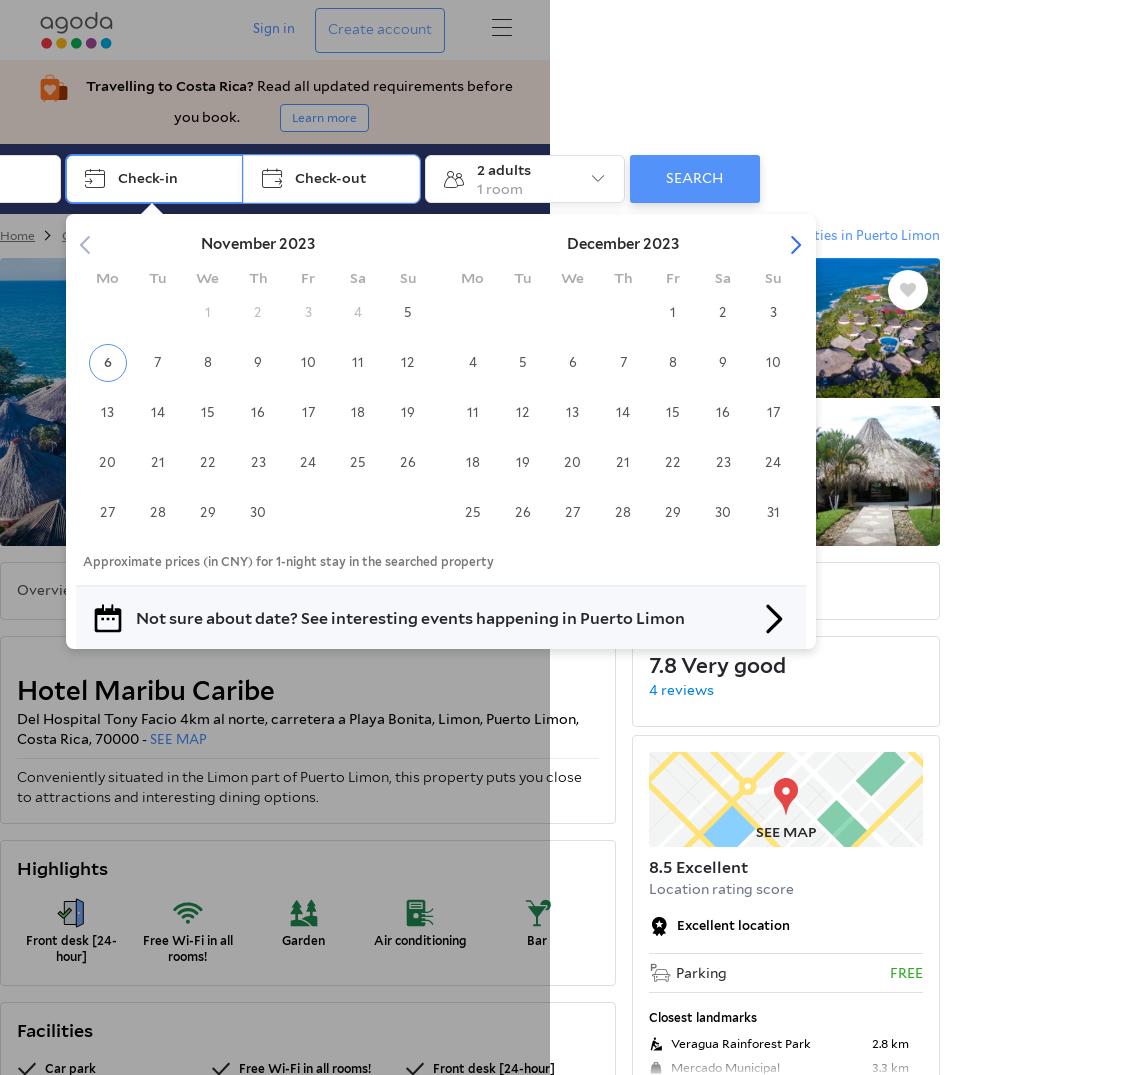 The width and height of the screenshot is (1132, 1075). What do you see at coordinates (70, 947) in the screenshot?
I see `'Front desk [24-hour]'` at bounding box center [70, 947].